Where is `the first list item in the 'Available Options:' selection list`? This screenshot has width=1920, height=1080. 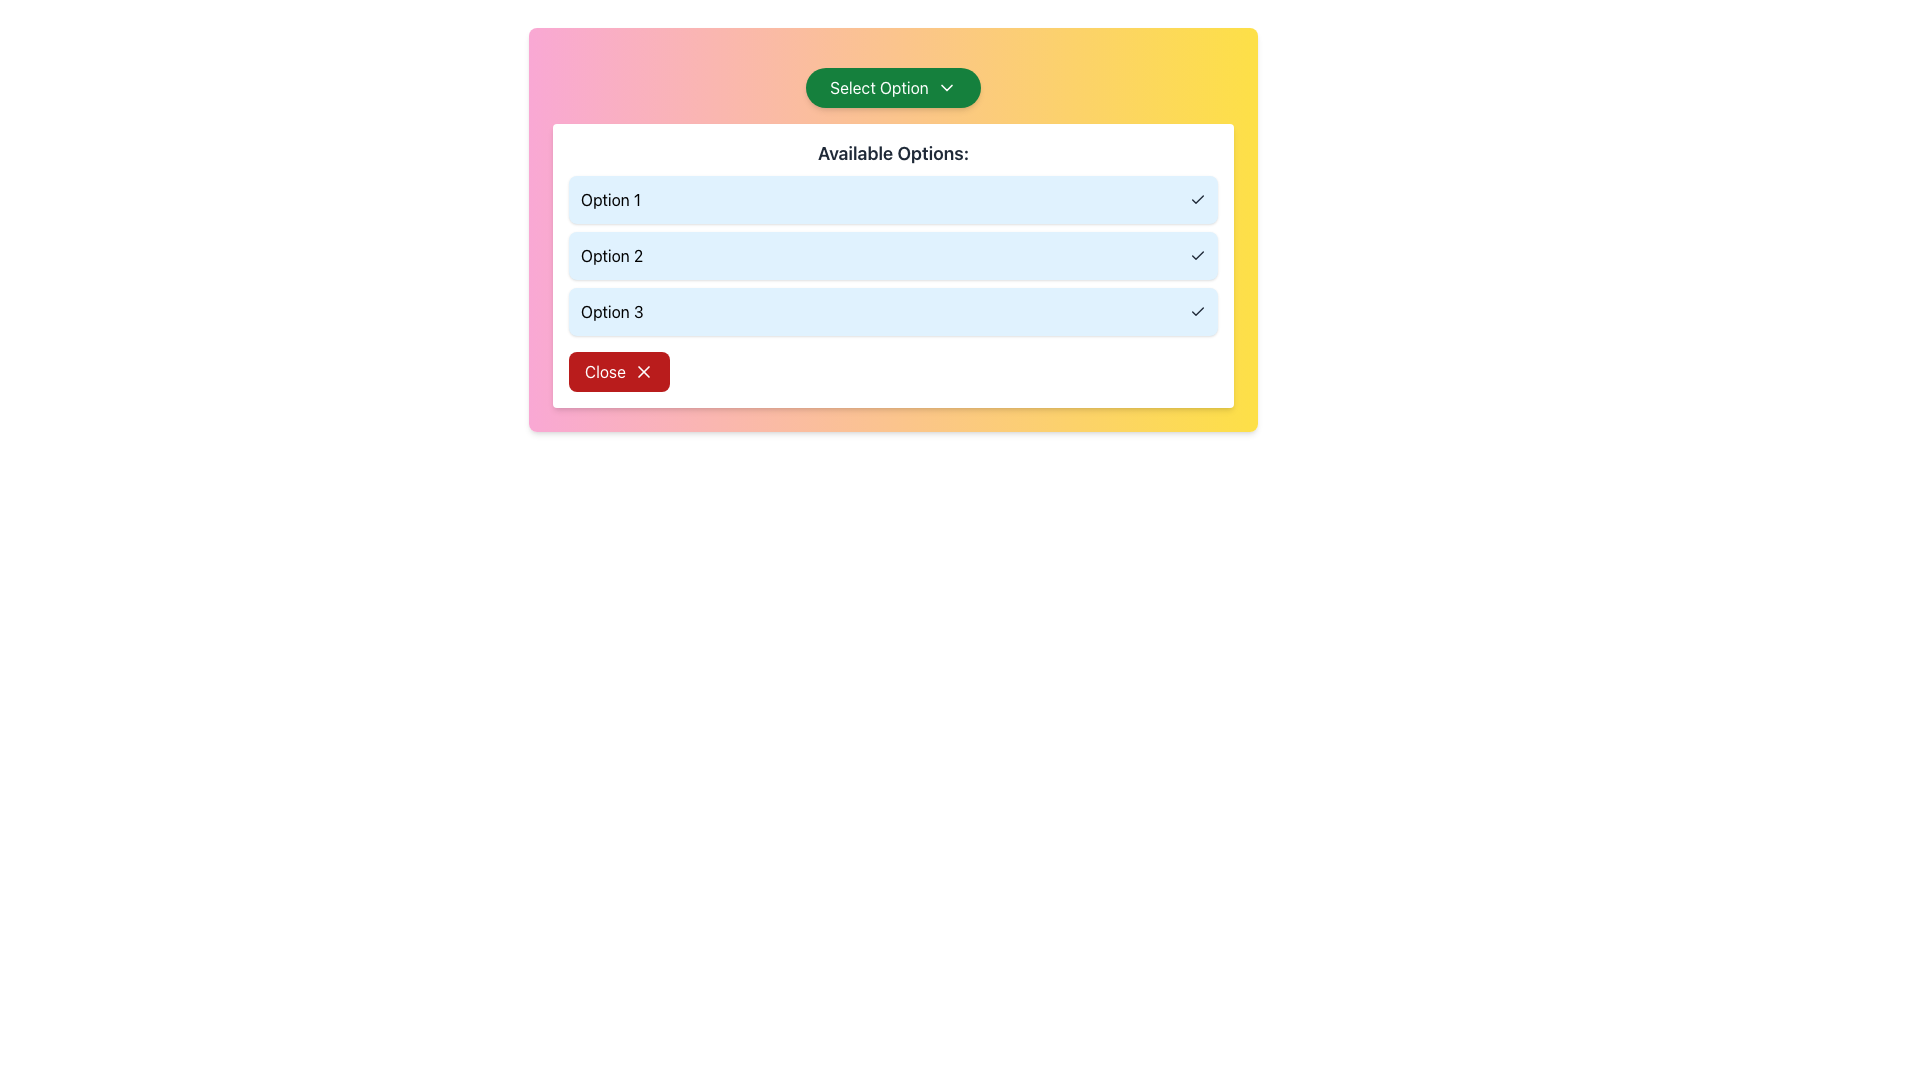
the first list item in the 'Available Options:' selection list is located at coordinates (892, 200).